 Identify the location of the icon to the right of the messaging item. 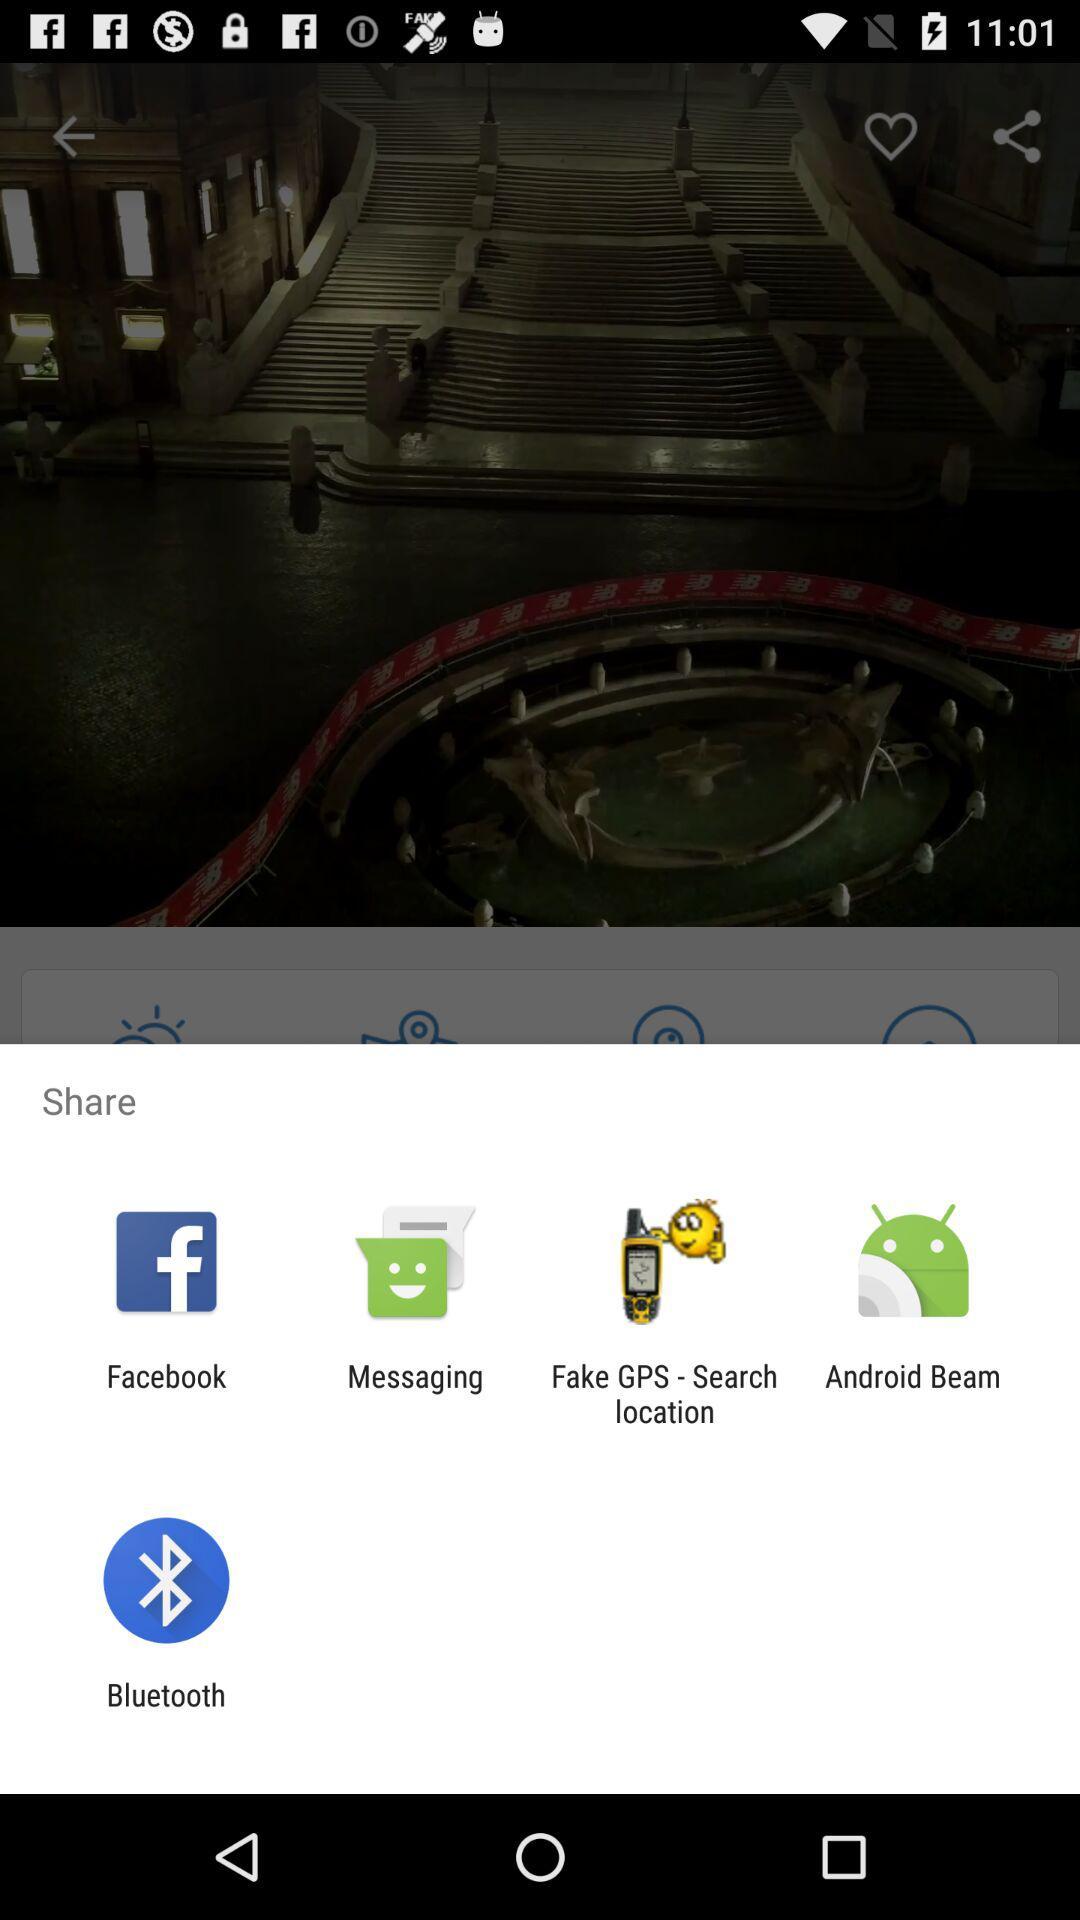
(664, 1392).